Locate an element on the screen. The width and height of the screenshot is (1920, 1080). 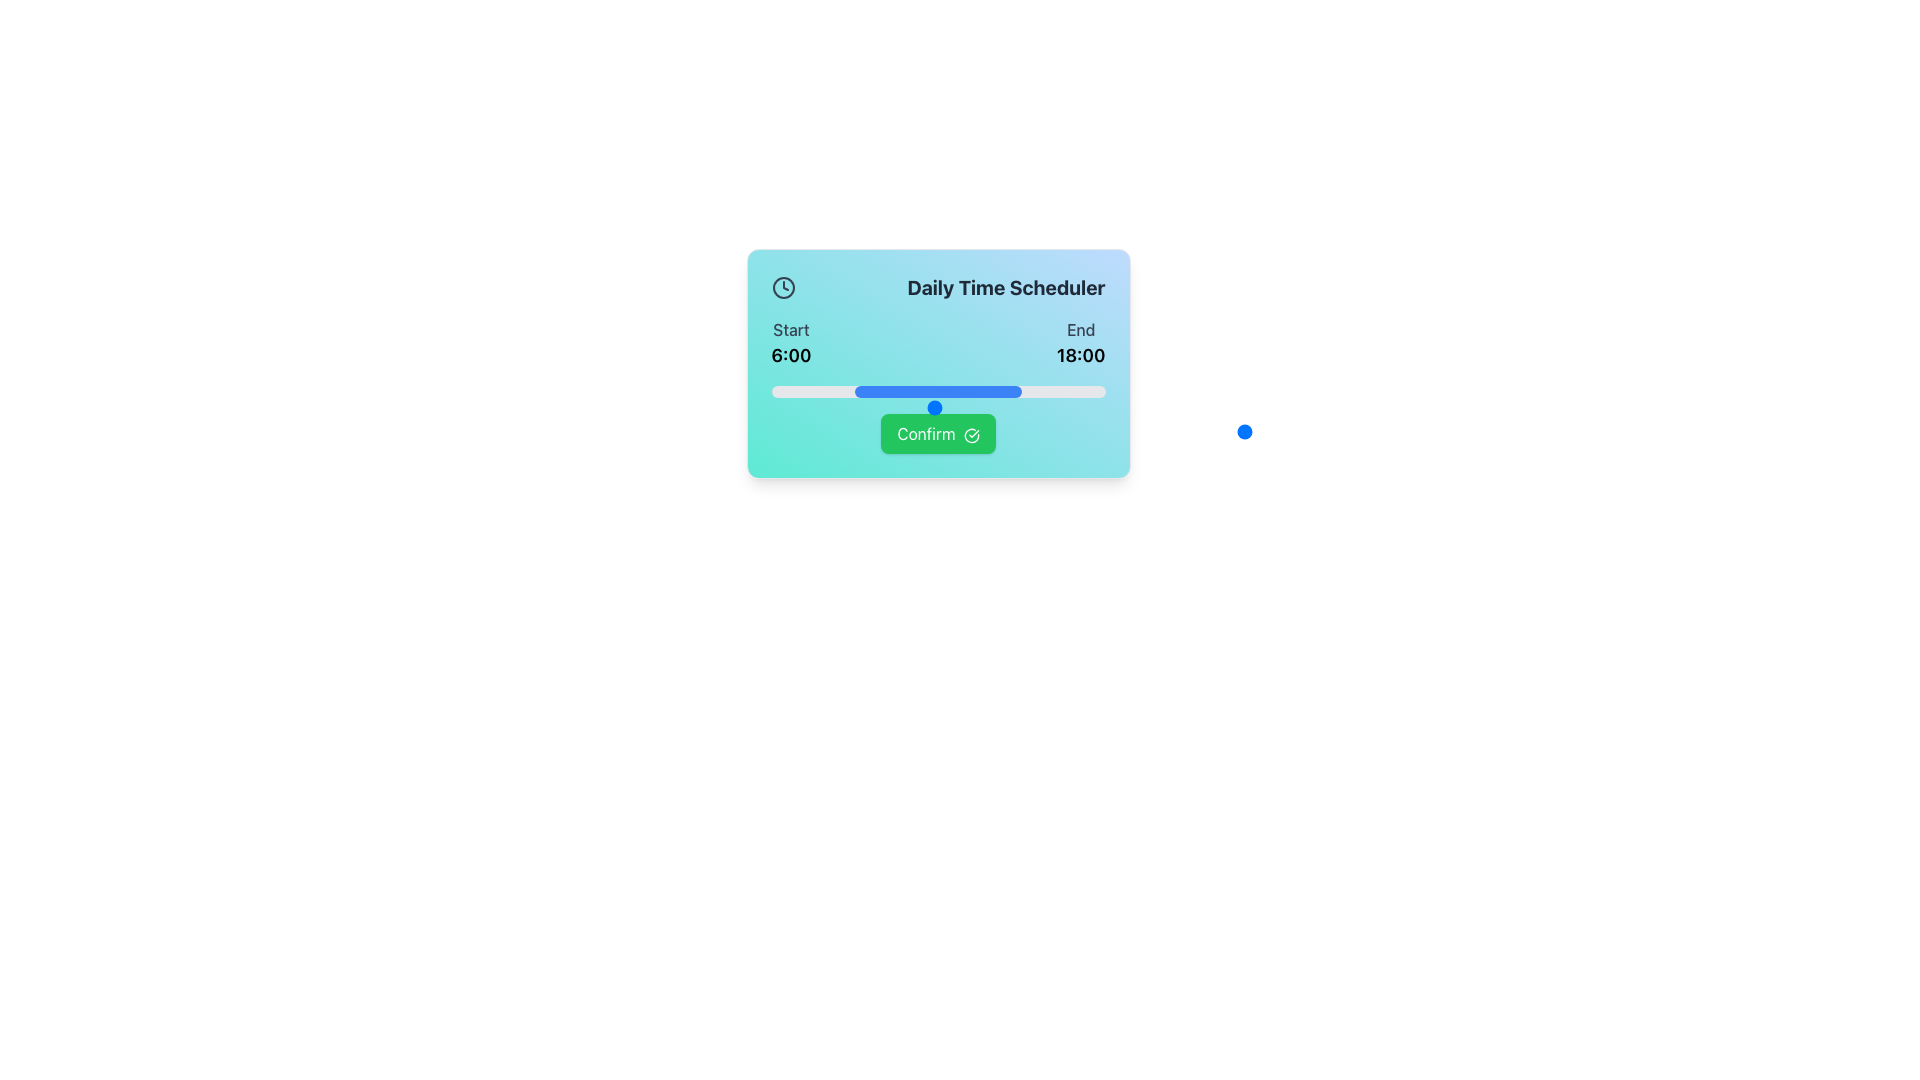
the time value is located at coordinates (1036, 407).